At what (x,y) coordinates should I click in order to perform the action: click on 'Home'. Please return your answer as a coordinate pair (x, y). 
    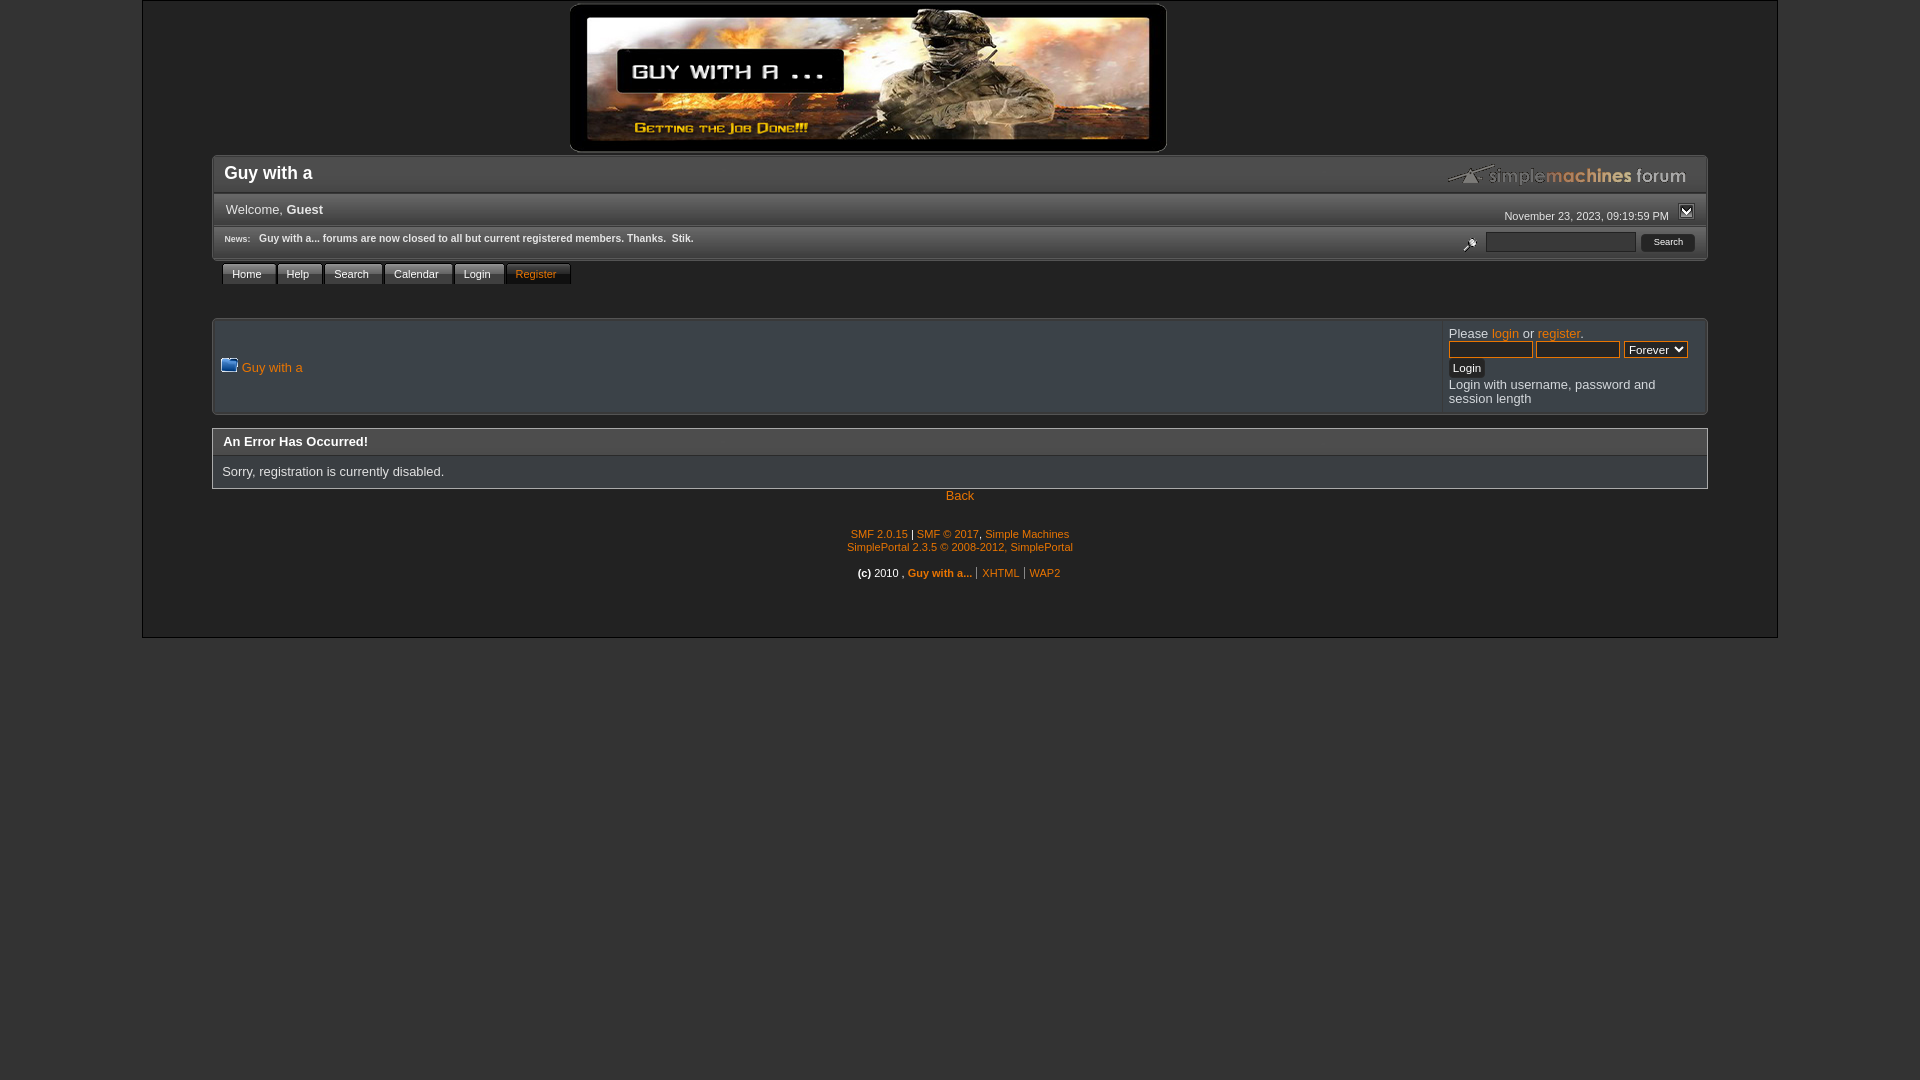
    Looking at the image, I should click on (248, 273).